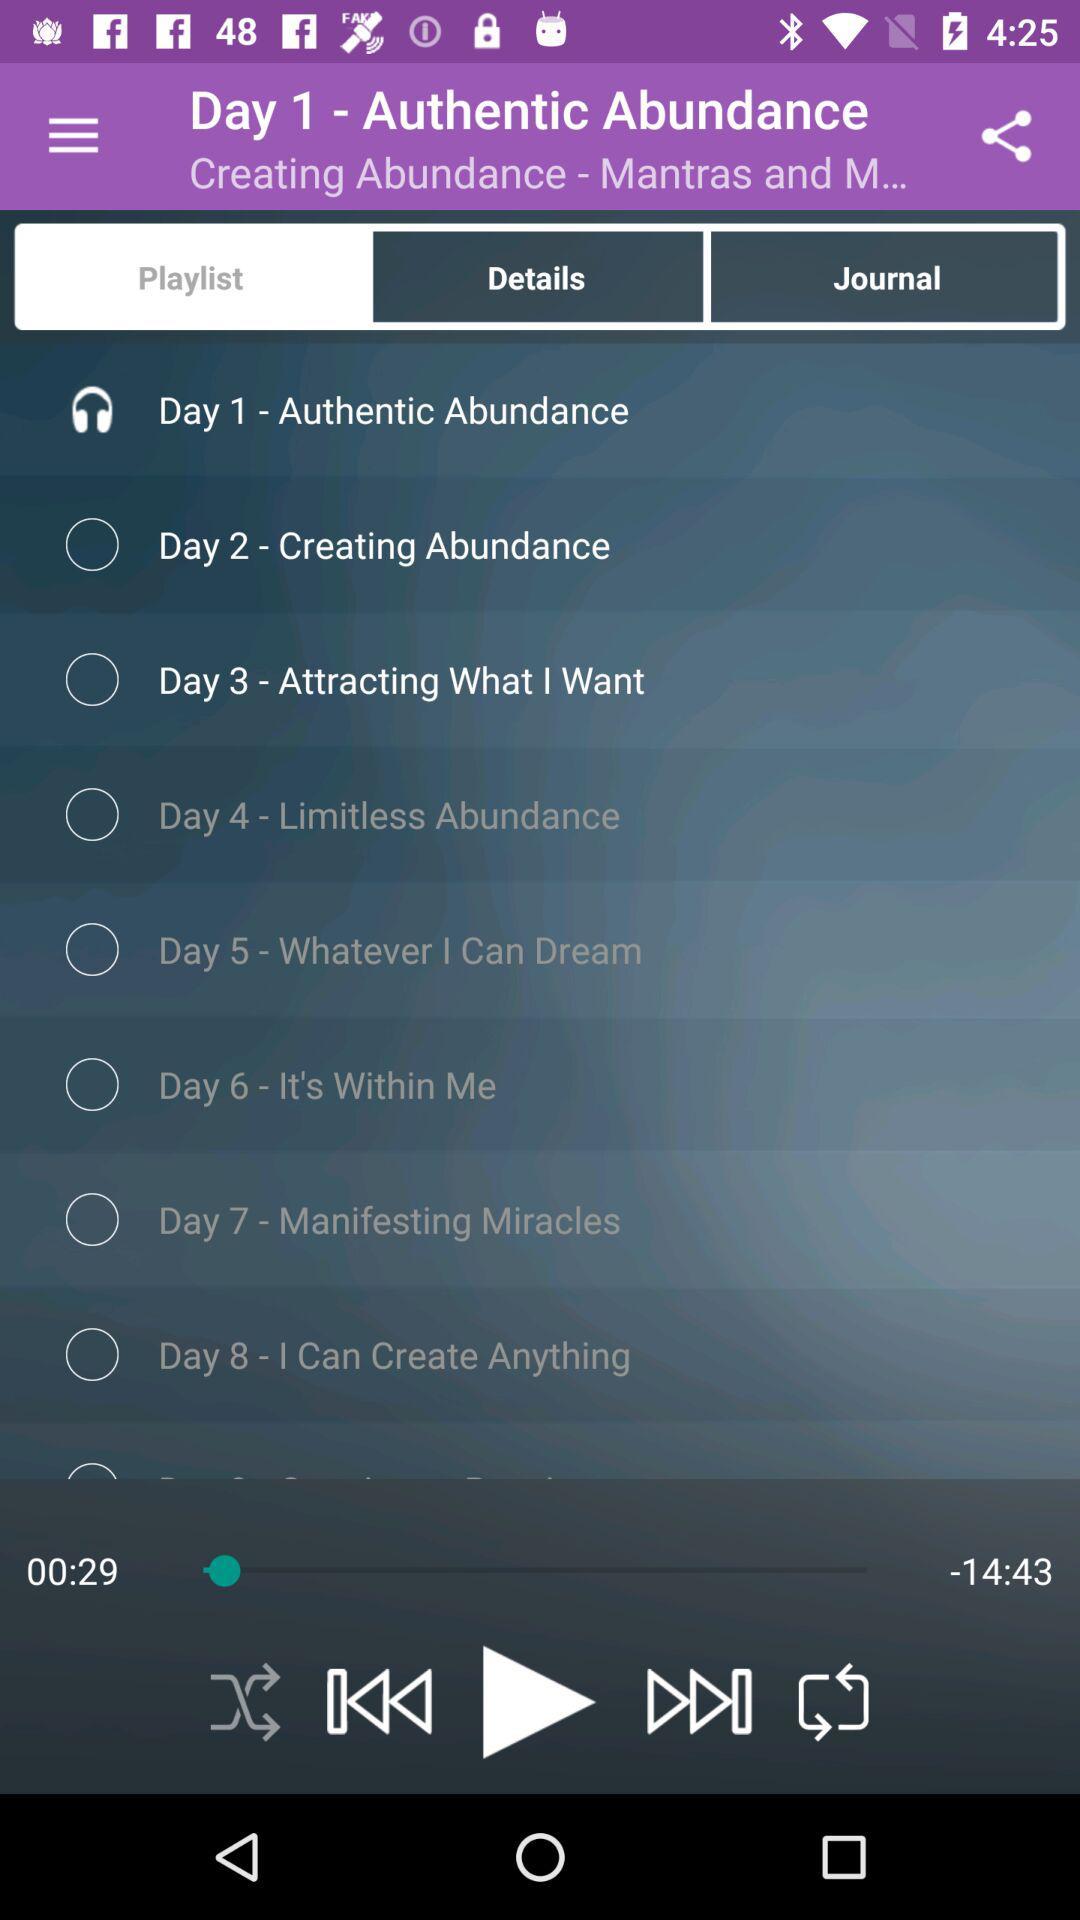  What do you see at coordinates (72, 135) in the screenshot?
I see `item to the left of the day 1 authentic` at bounding box center [72, 135].